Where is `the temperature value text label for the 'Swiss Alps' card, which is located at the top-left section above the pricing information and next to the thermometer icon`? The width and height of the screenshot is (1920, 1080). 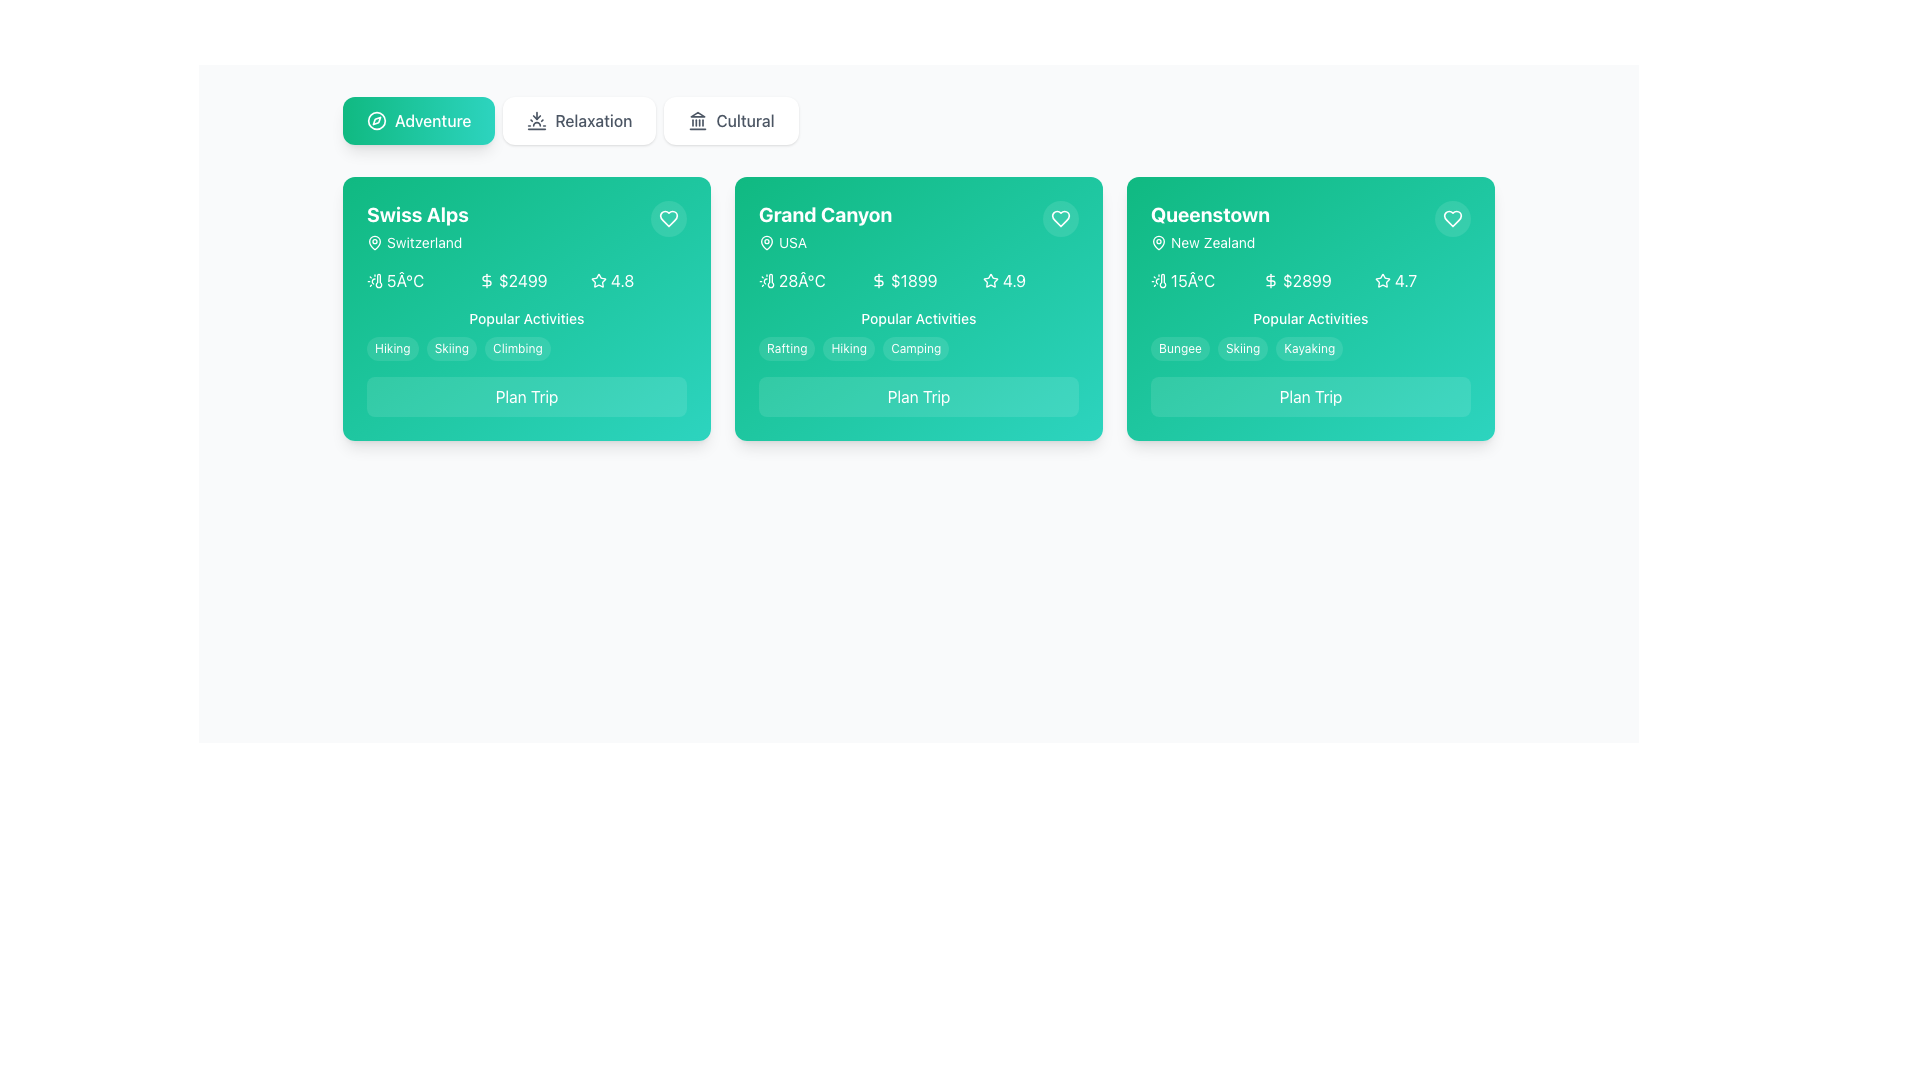
the temperature value text label for the 'Swiss Alps' card, which is located at the top-left section above the pricing information and next to the thermometer icon is located at coordinates (404, 281).